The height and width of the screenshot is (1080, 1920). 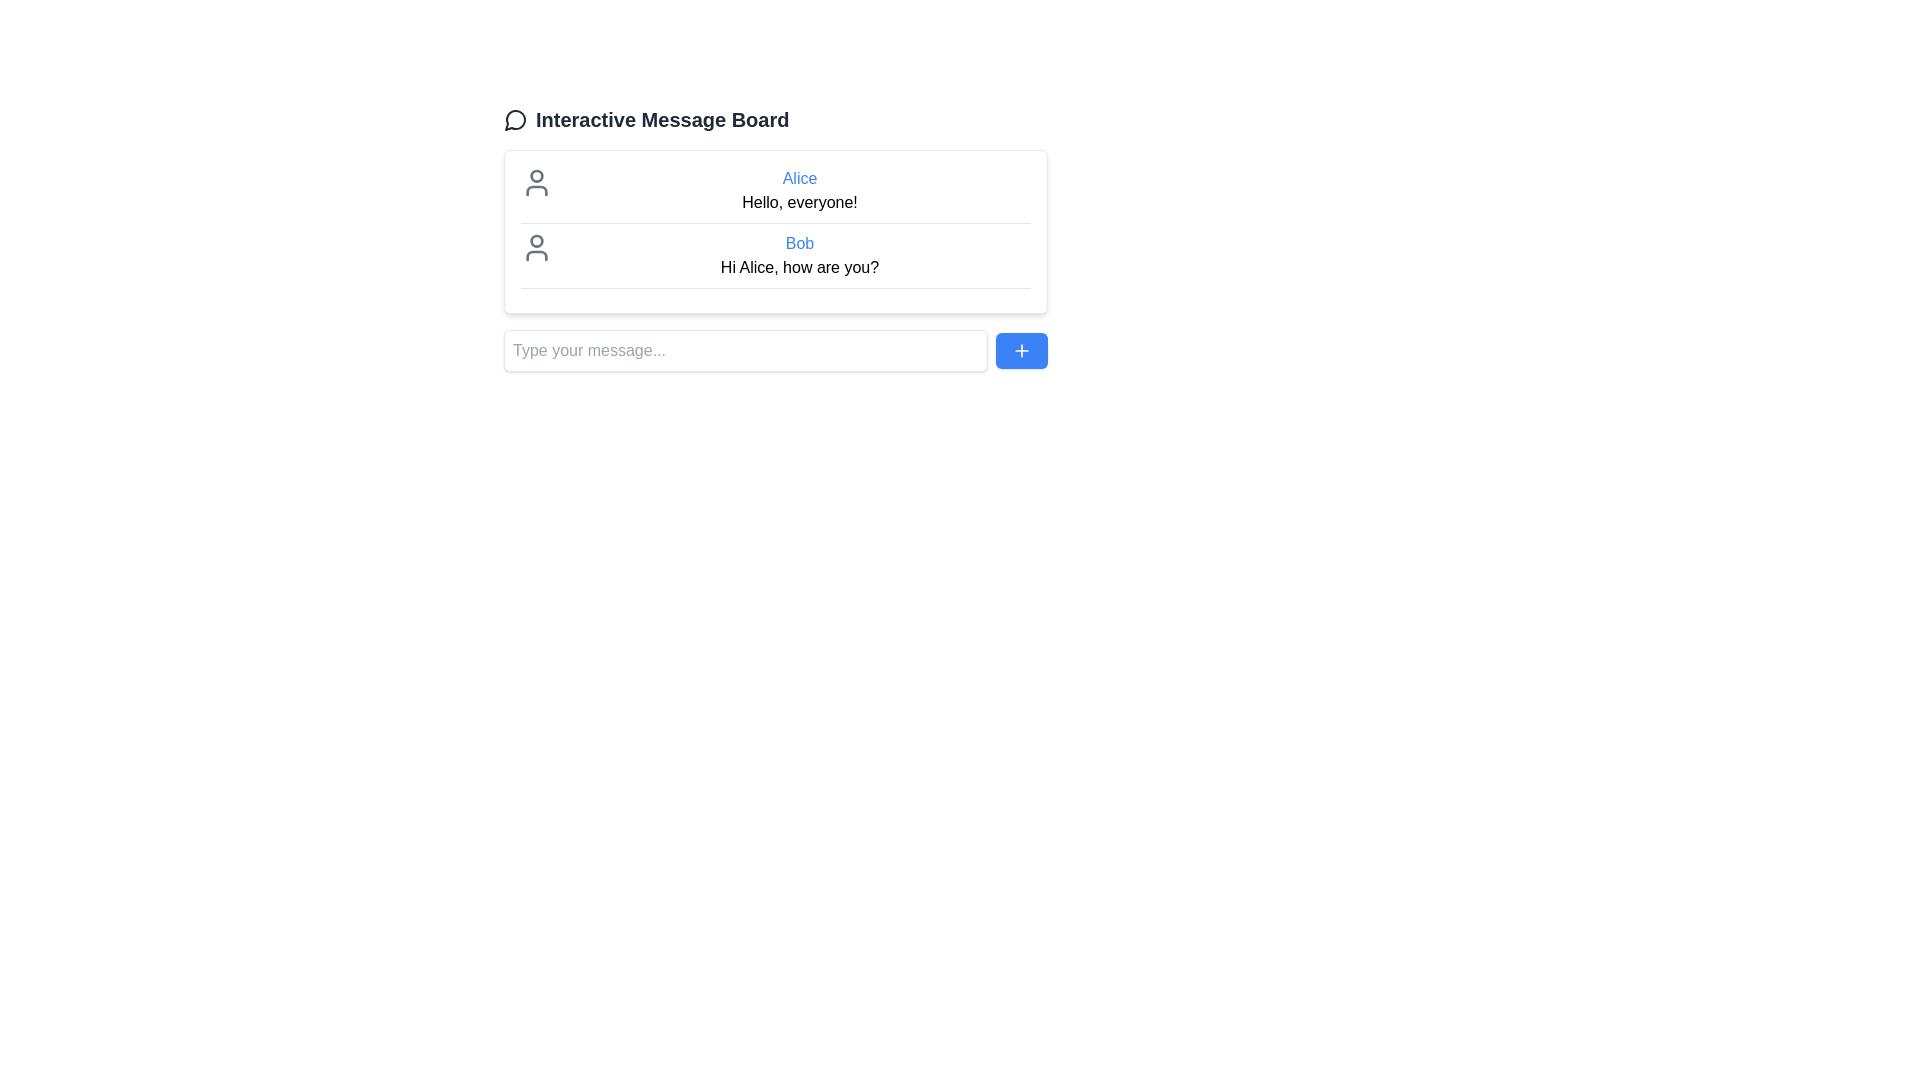 What do you see at coordinates (800, 266) in the screenshot?
I see `the text message 'Hi Alice, how are you?' displayed in plain text, located below the username 'Bob' in the chat interface` at bounding box center [800, 266].